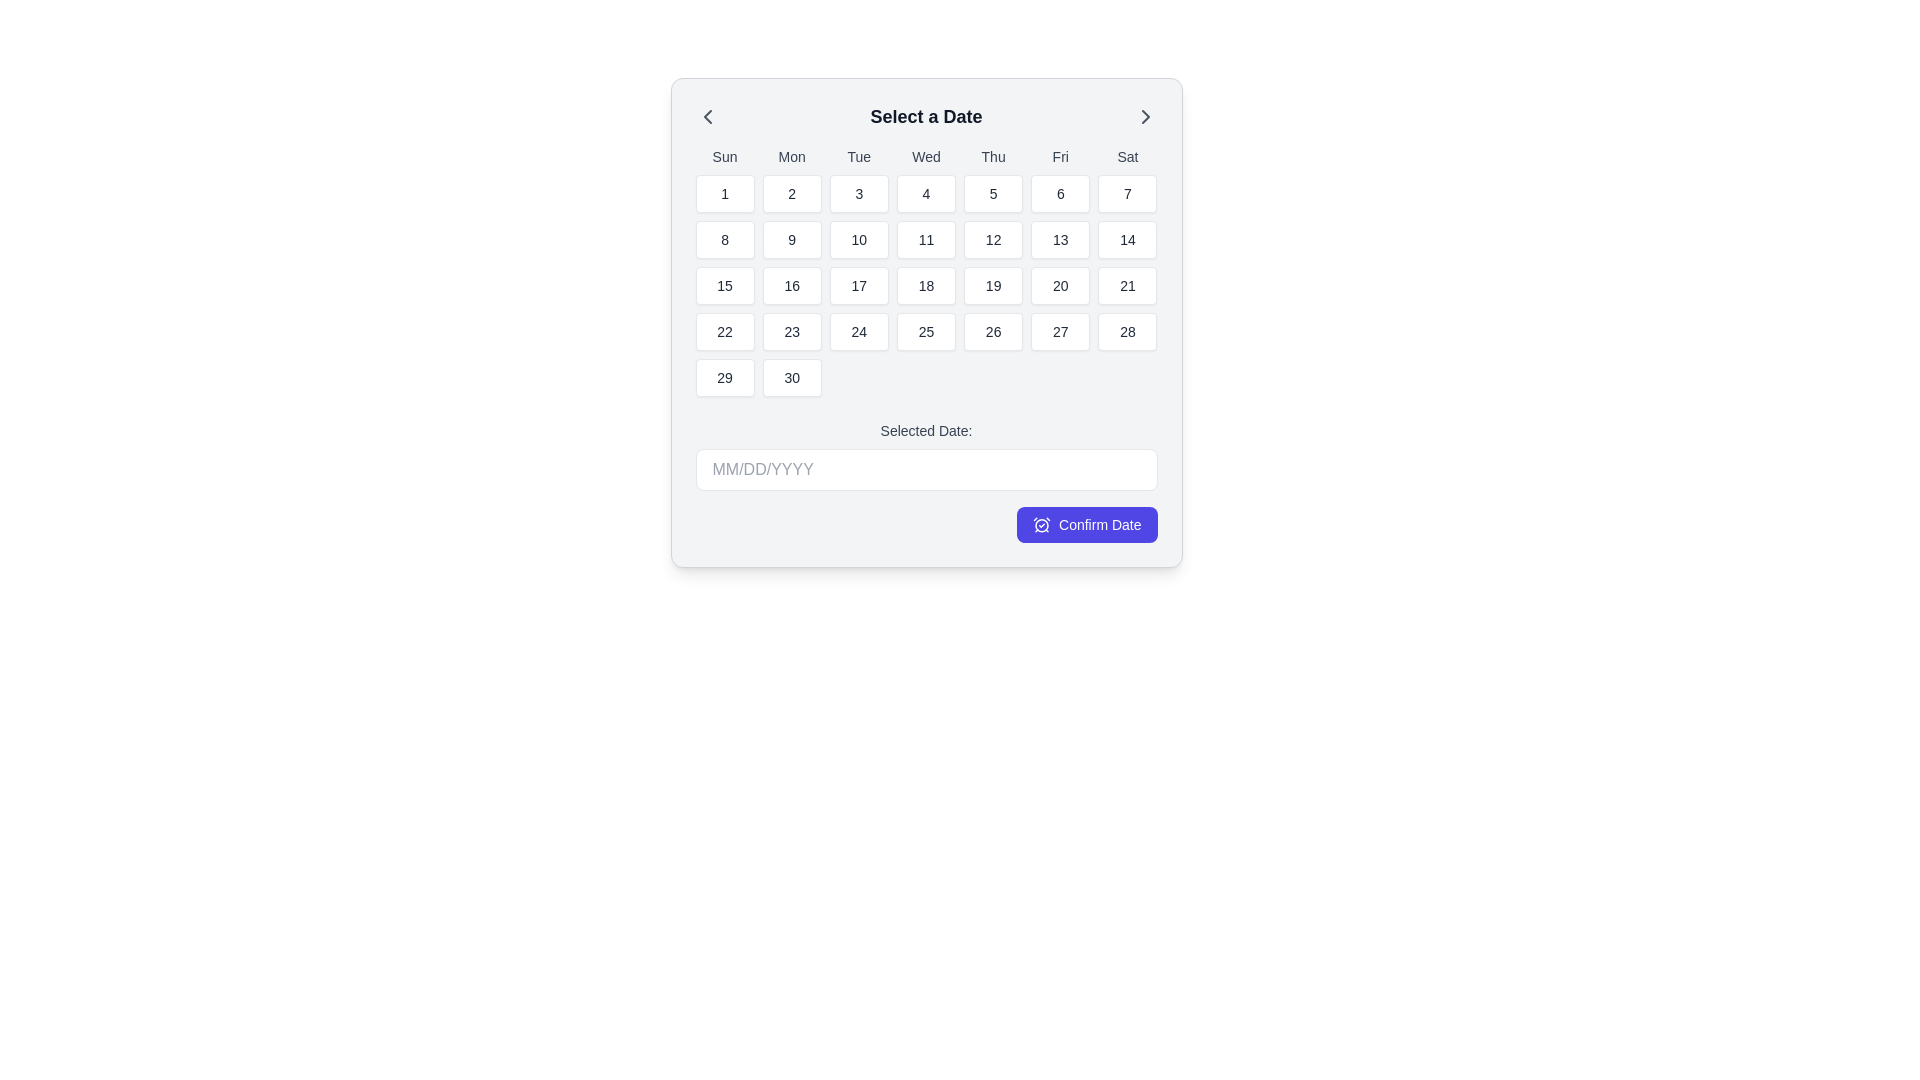  What do you see at coordinates (925, 322) in the screenshot?
I see `the Date Selector Grid` at bounding box center [925, 322].